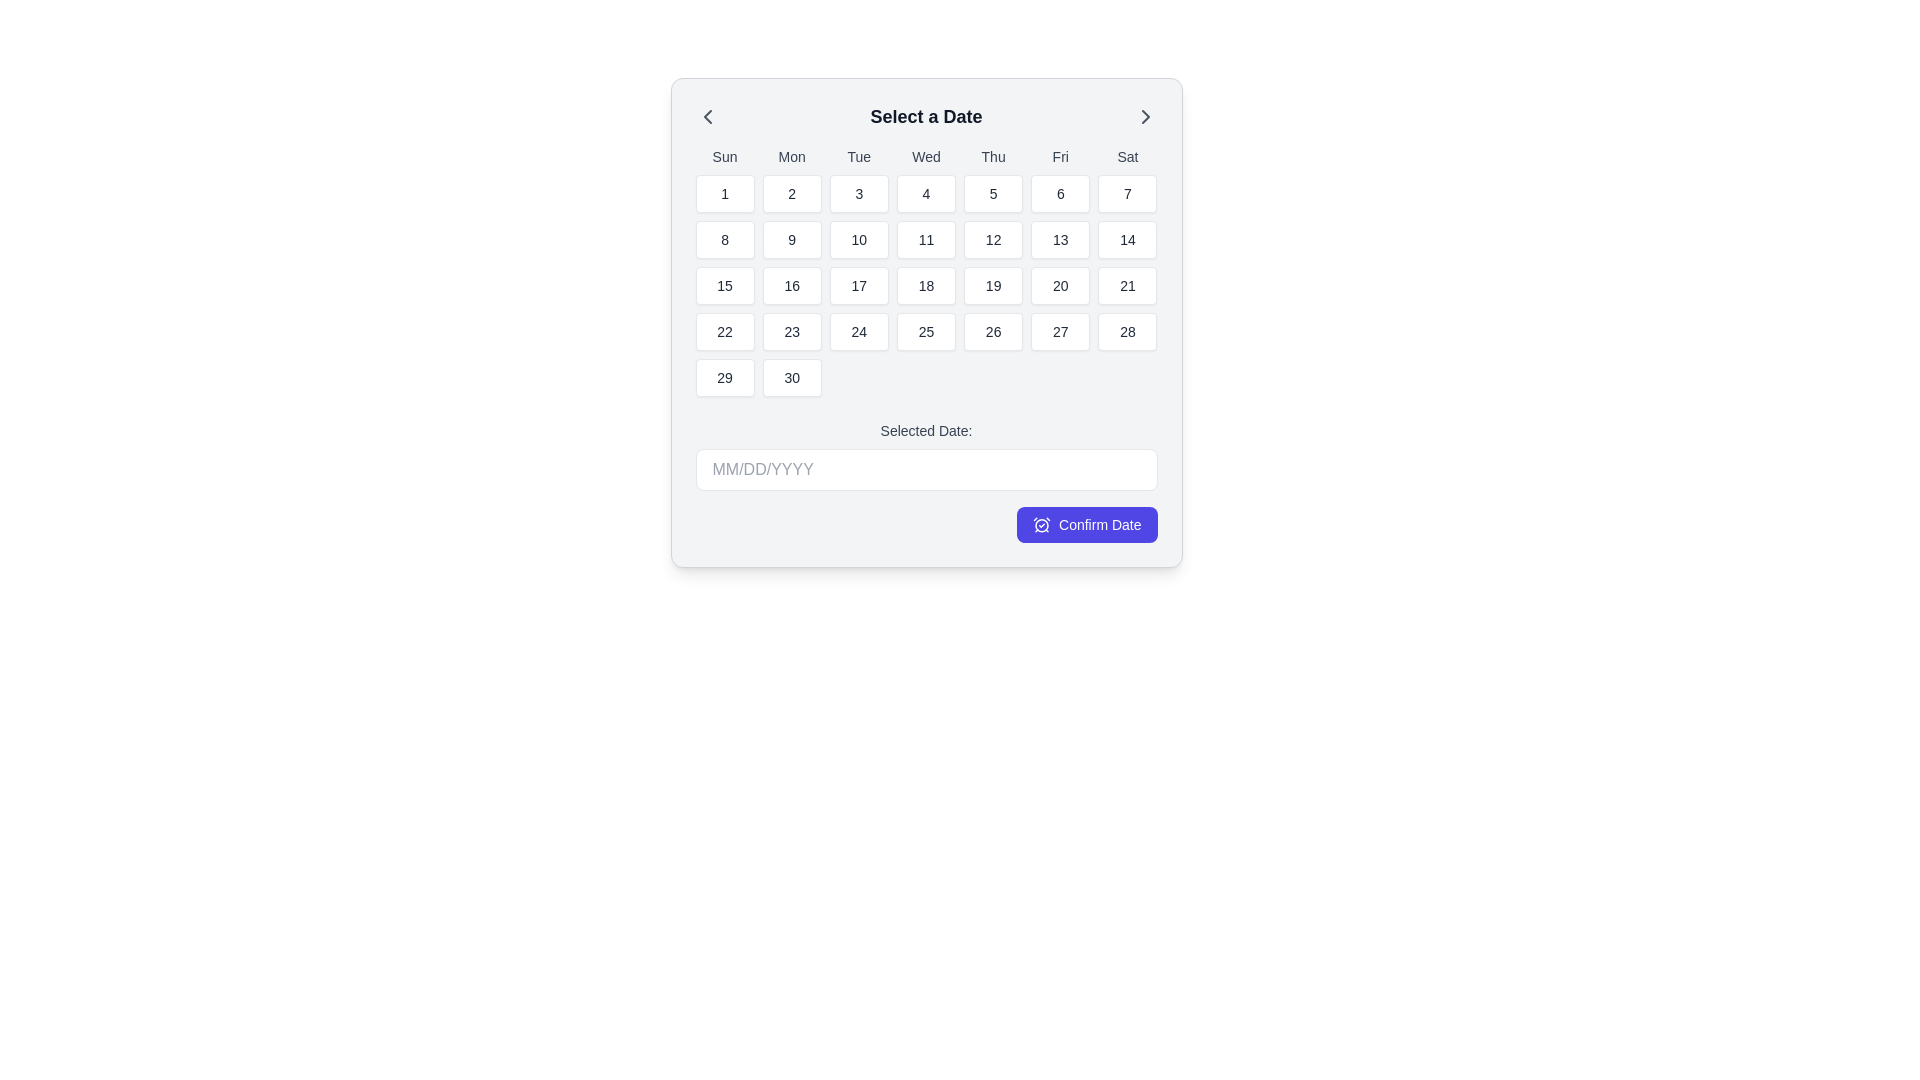  What do you see at coordinates (925, 322) in the screenshot?
I see `the Date Selector Grid` at bounding box center [925, 322].